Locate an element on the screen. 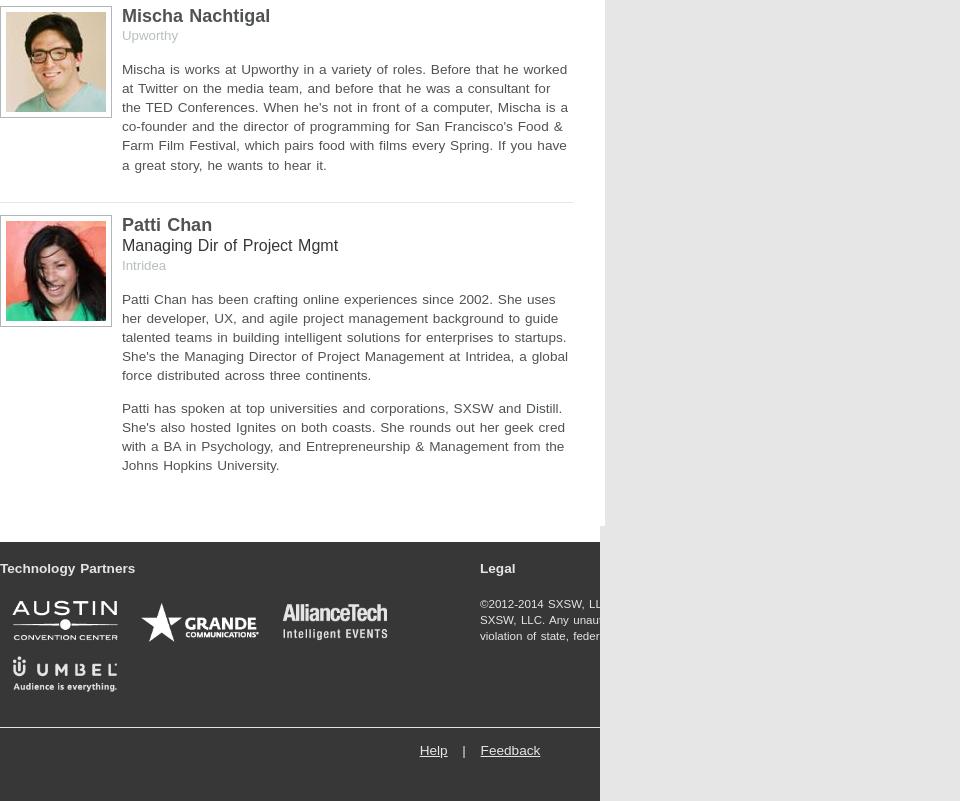 The height and width of the screenshot is (801, 960). 'Mischa Nachtigal' is located at coordinates (196, 16).